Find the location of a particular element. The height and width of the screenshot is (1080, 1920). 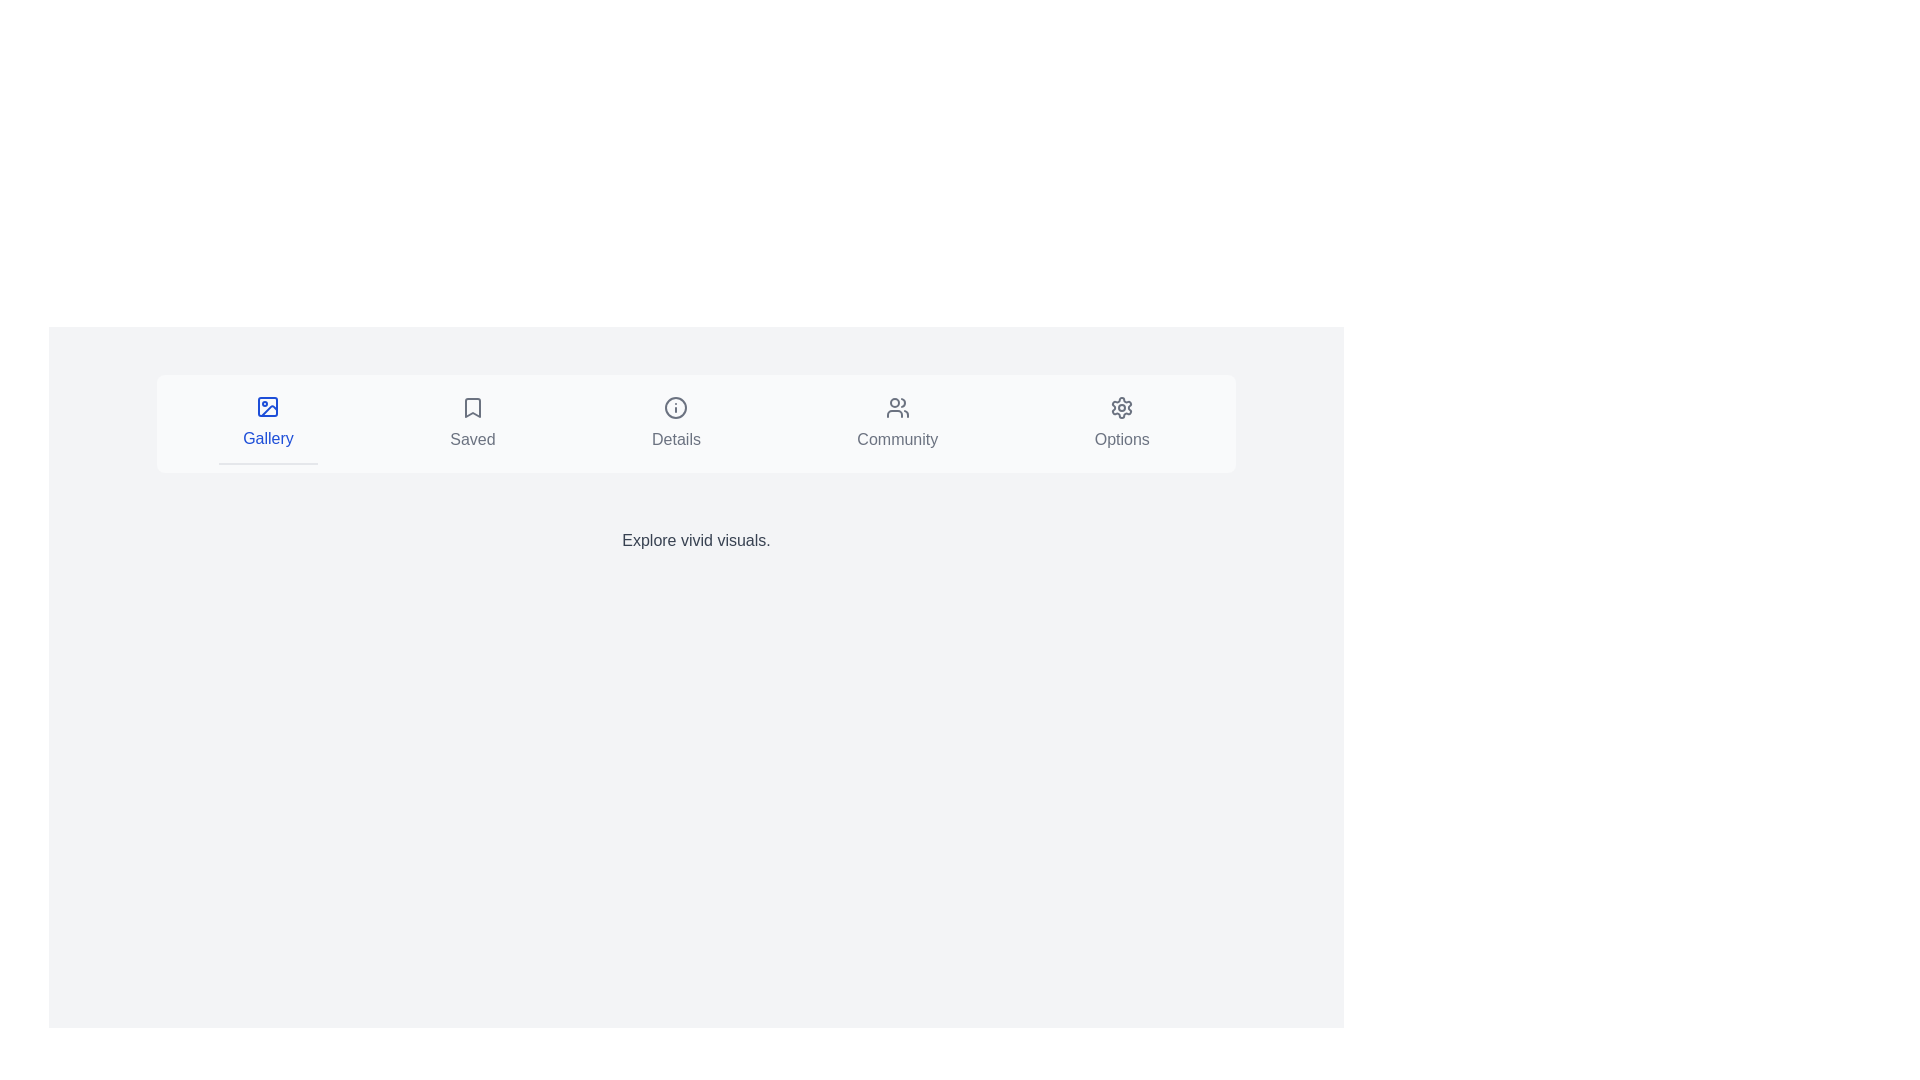

the tab labeled Details to display its associated content is located at coordinates (676, 423).